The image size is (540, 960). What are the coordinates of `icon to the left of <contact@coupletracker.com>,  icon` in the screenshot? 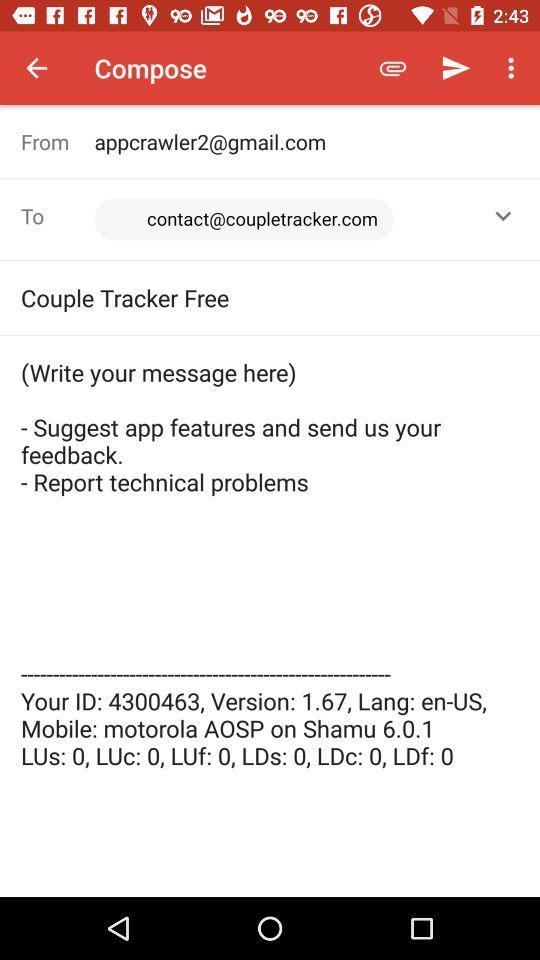 It's located at (57, 216).